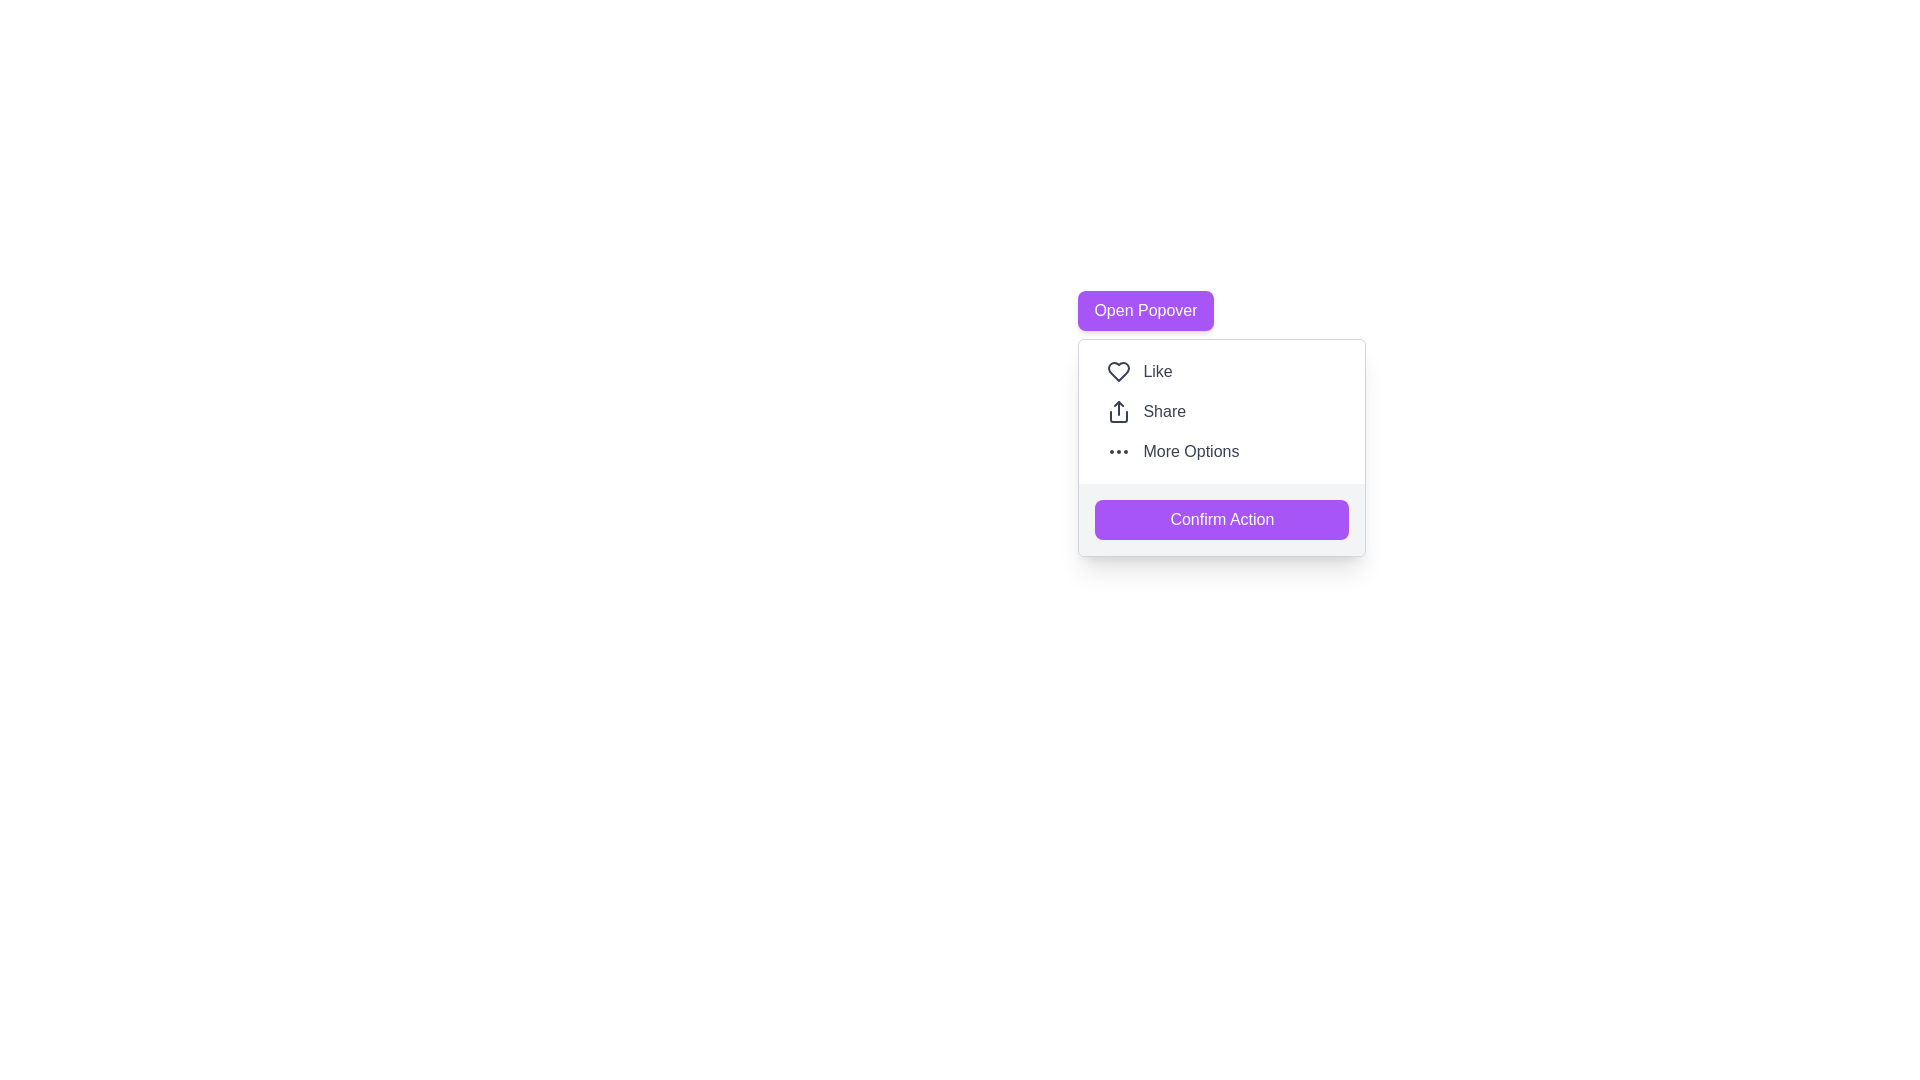  I want to click on text label that says 'More Options', which is dark gray and positioned at the bottom of a popover menu next to three circular ellipsis dots, so click(1191, 451).